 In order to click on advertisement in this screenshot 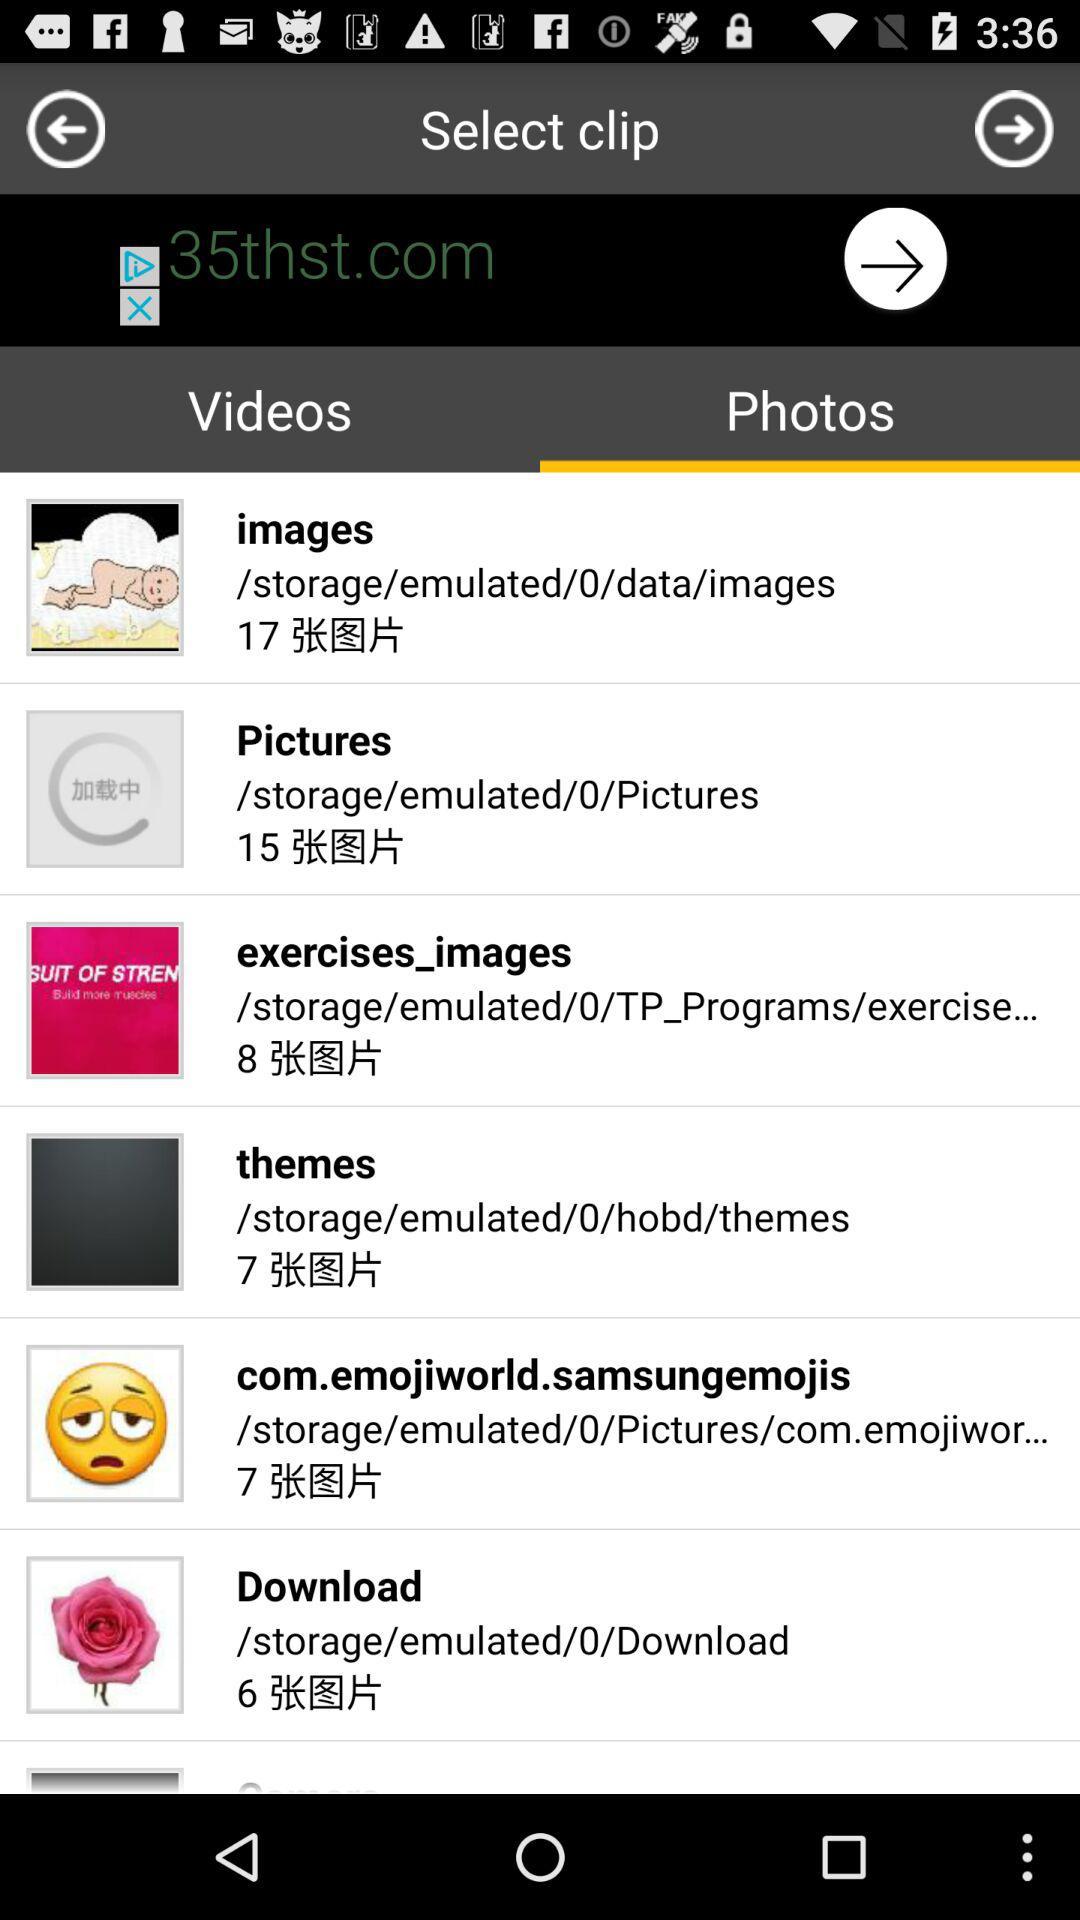, I will do `click(540, 258)`.